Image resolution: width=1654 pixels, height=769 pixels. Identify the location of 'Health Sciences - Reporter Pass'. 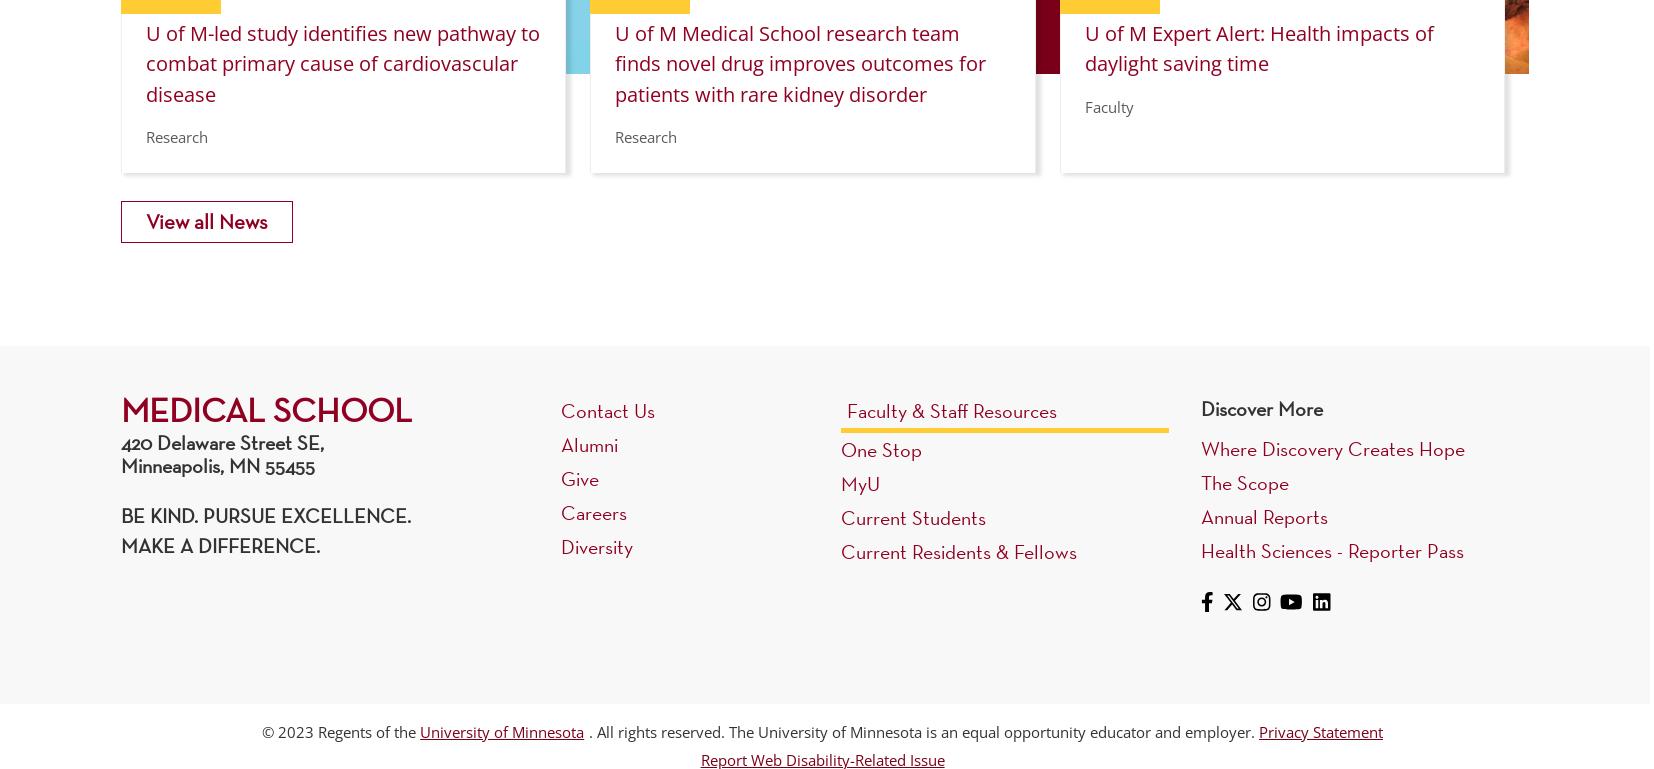
(1332, 548).